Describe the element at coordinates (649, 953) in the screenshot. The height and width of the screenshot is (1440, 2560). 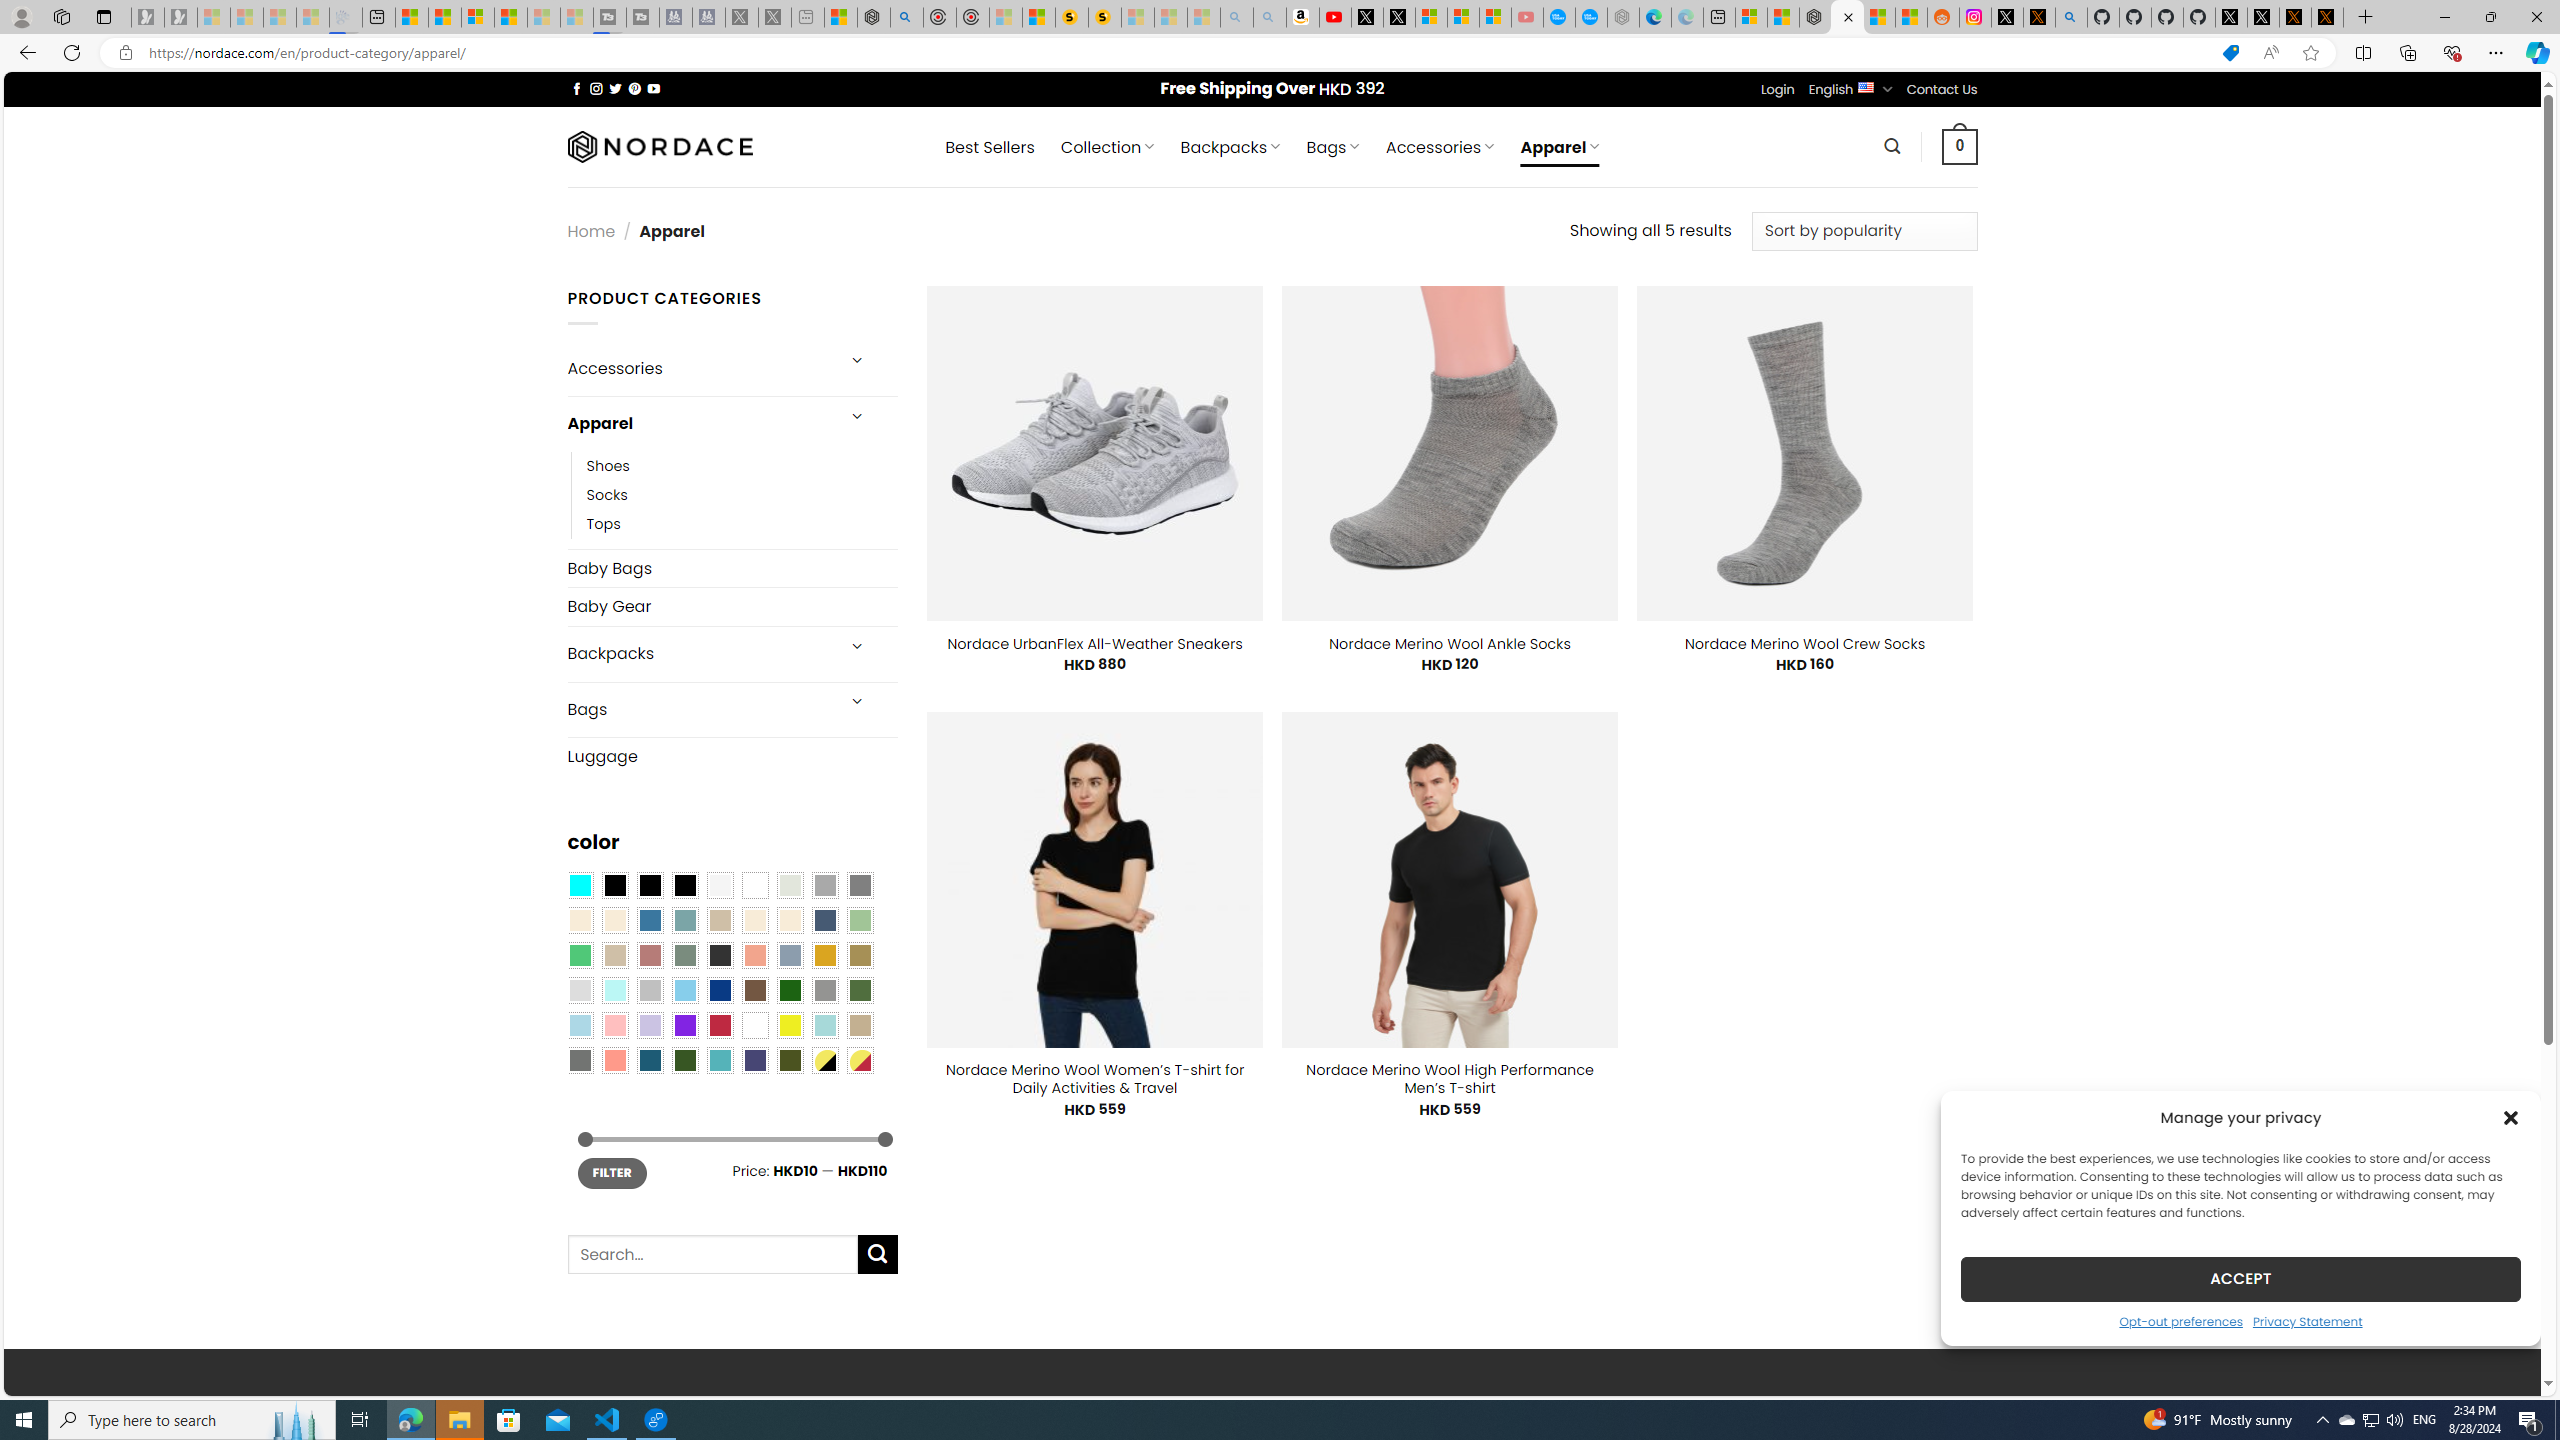
I see `'Rose'` at that location.